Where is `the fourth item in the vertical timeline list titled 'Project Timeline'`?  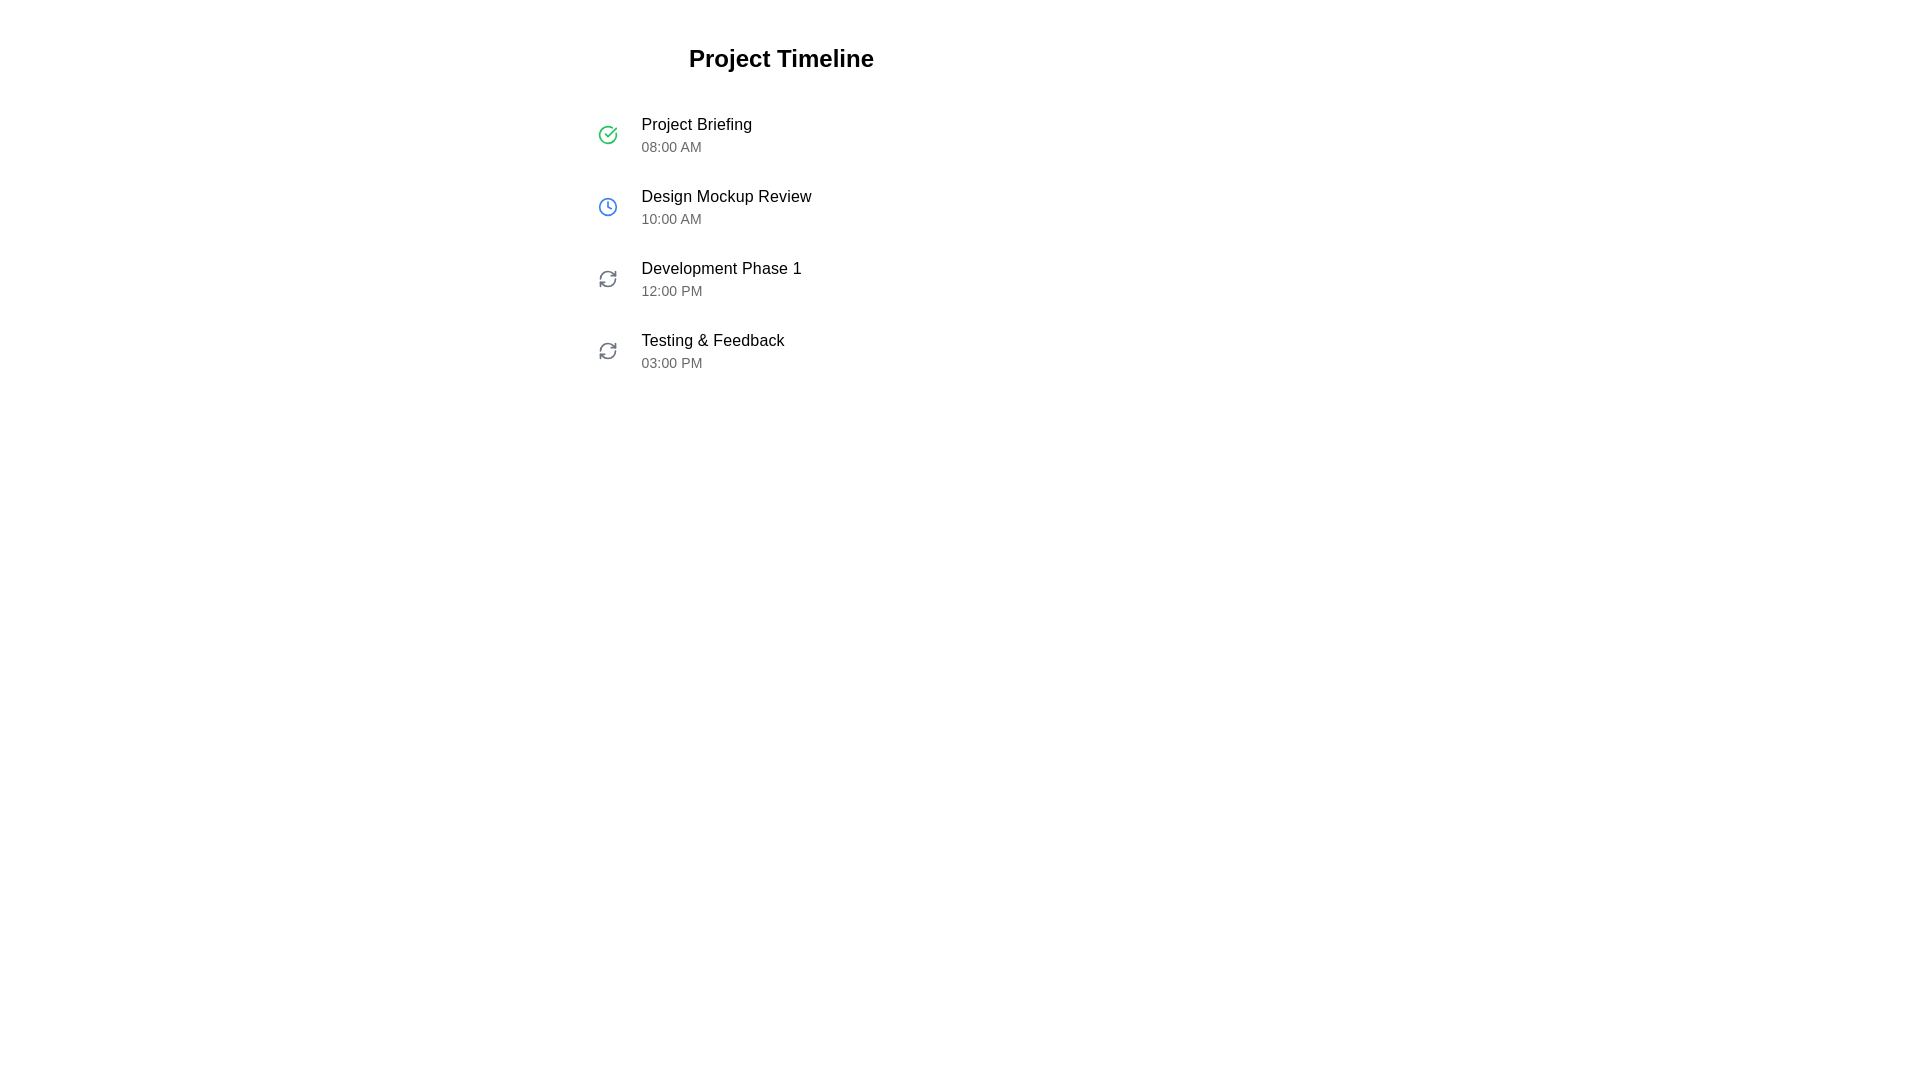 the fourth item in the vertical timeline list titled 'Project Timeline' is located at coordinates (807, 350).